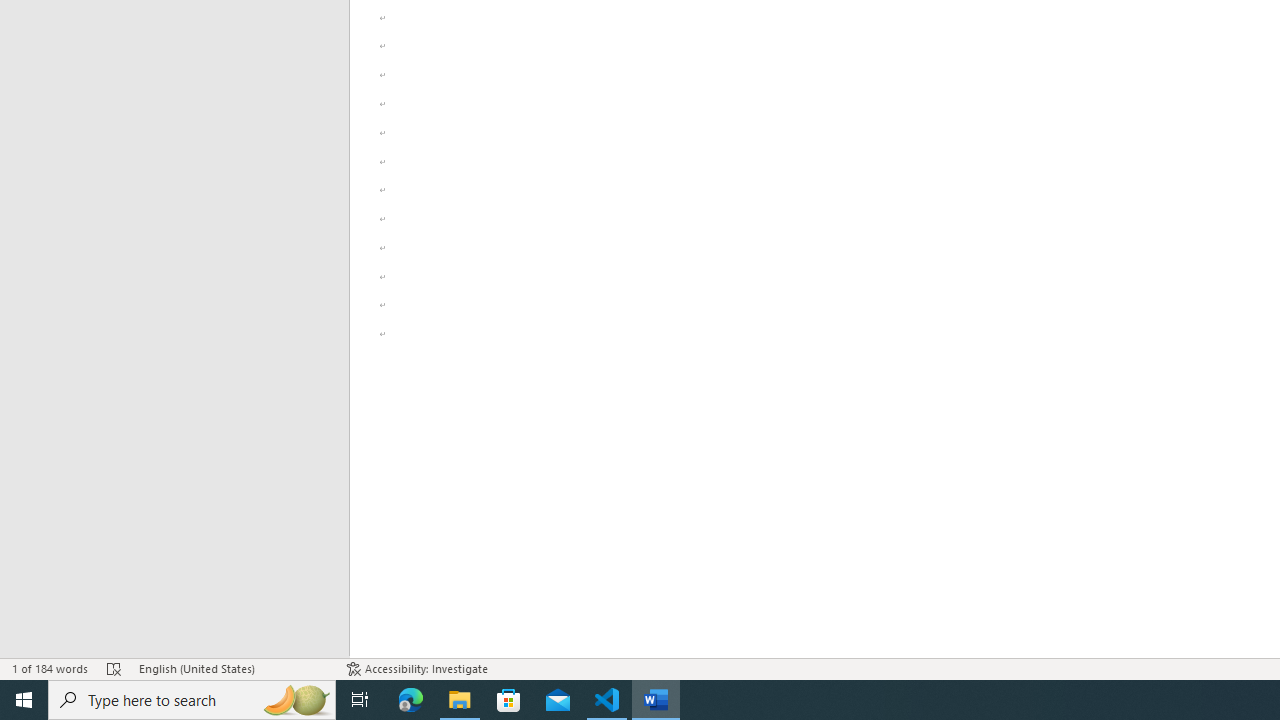 The width and height of the screenshot is (1280, 720). I want to click on 'Accessibility Checker Accessibility: Investigate', so click(416, 669).